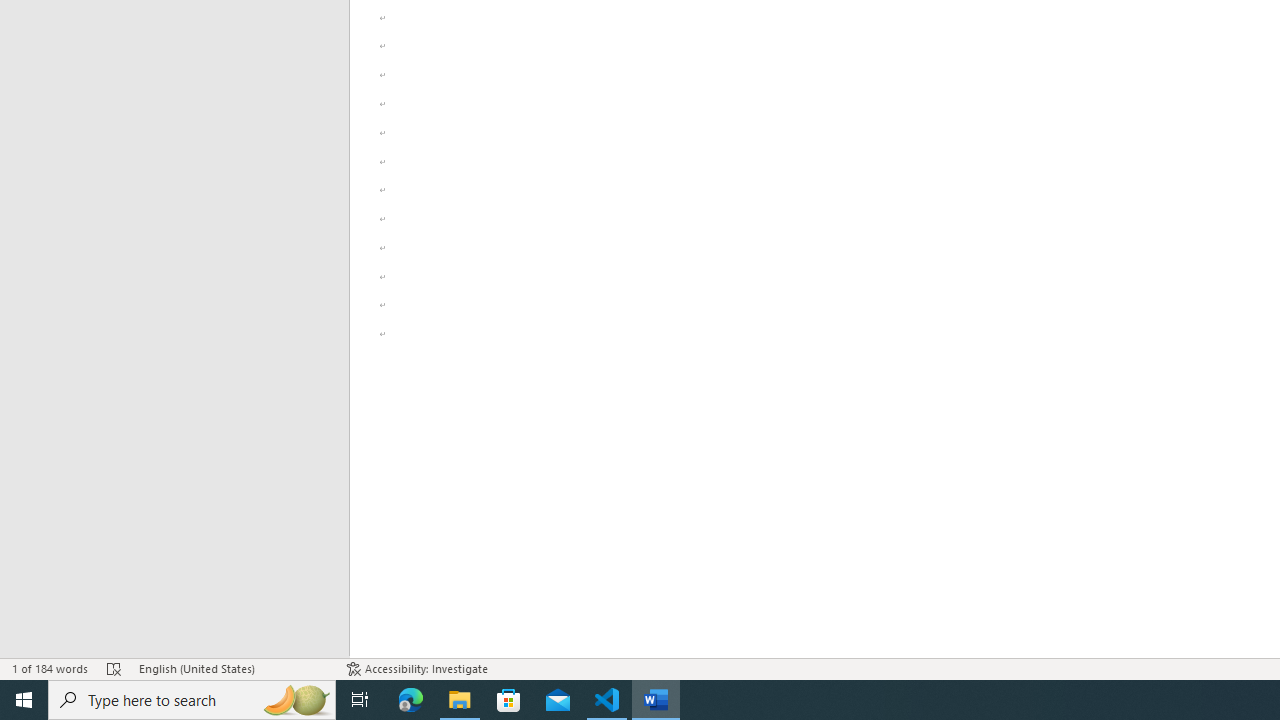 The width and height of the screenshot is (1280, 720). I want to click on 'Accessibility Checker Accessibility: Investigate', so click(416, 669).